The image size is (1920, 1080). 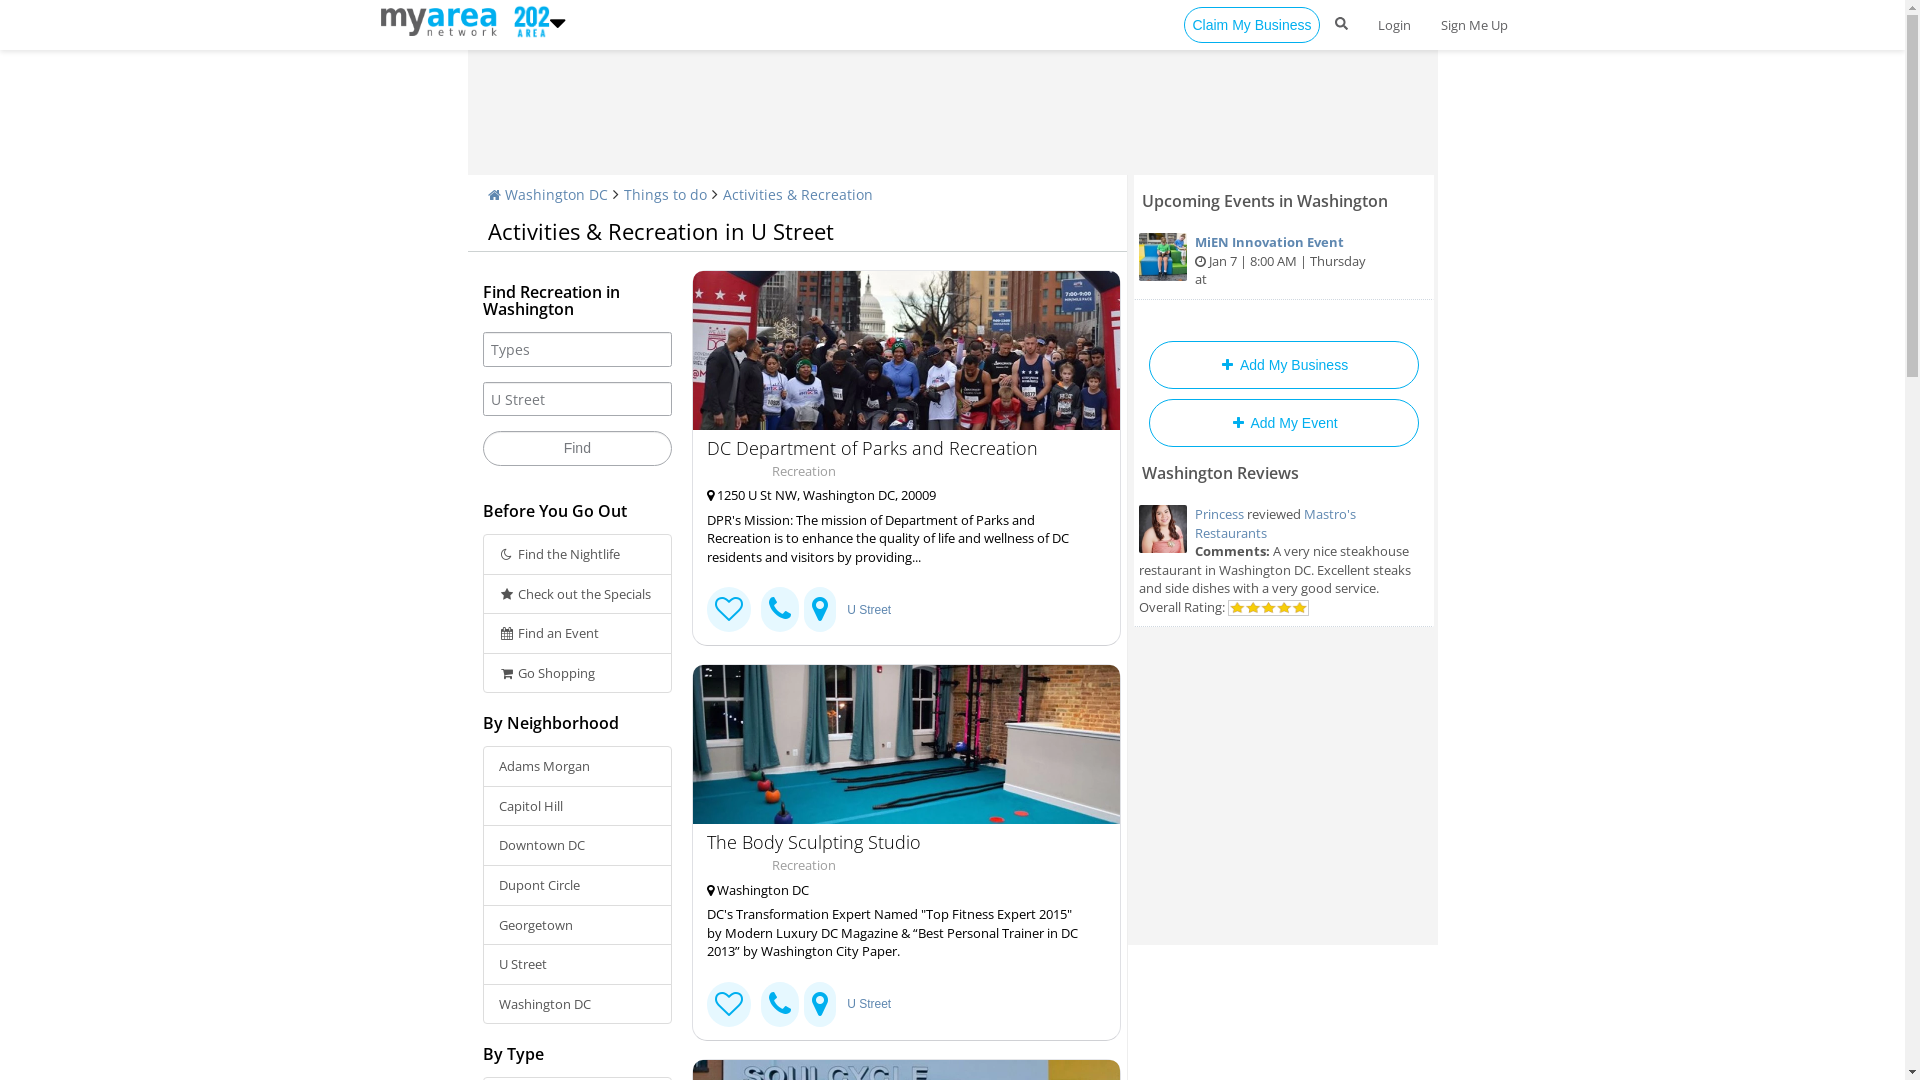 I want to click on 'Princess', so click(x=1217, y=512).